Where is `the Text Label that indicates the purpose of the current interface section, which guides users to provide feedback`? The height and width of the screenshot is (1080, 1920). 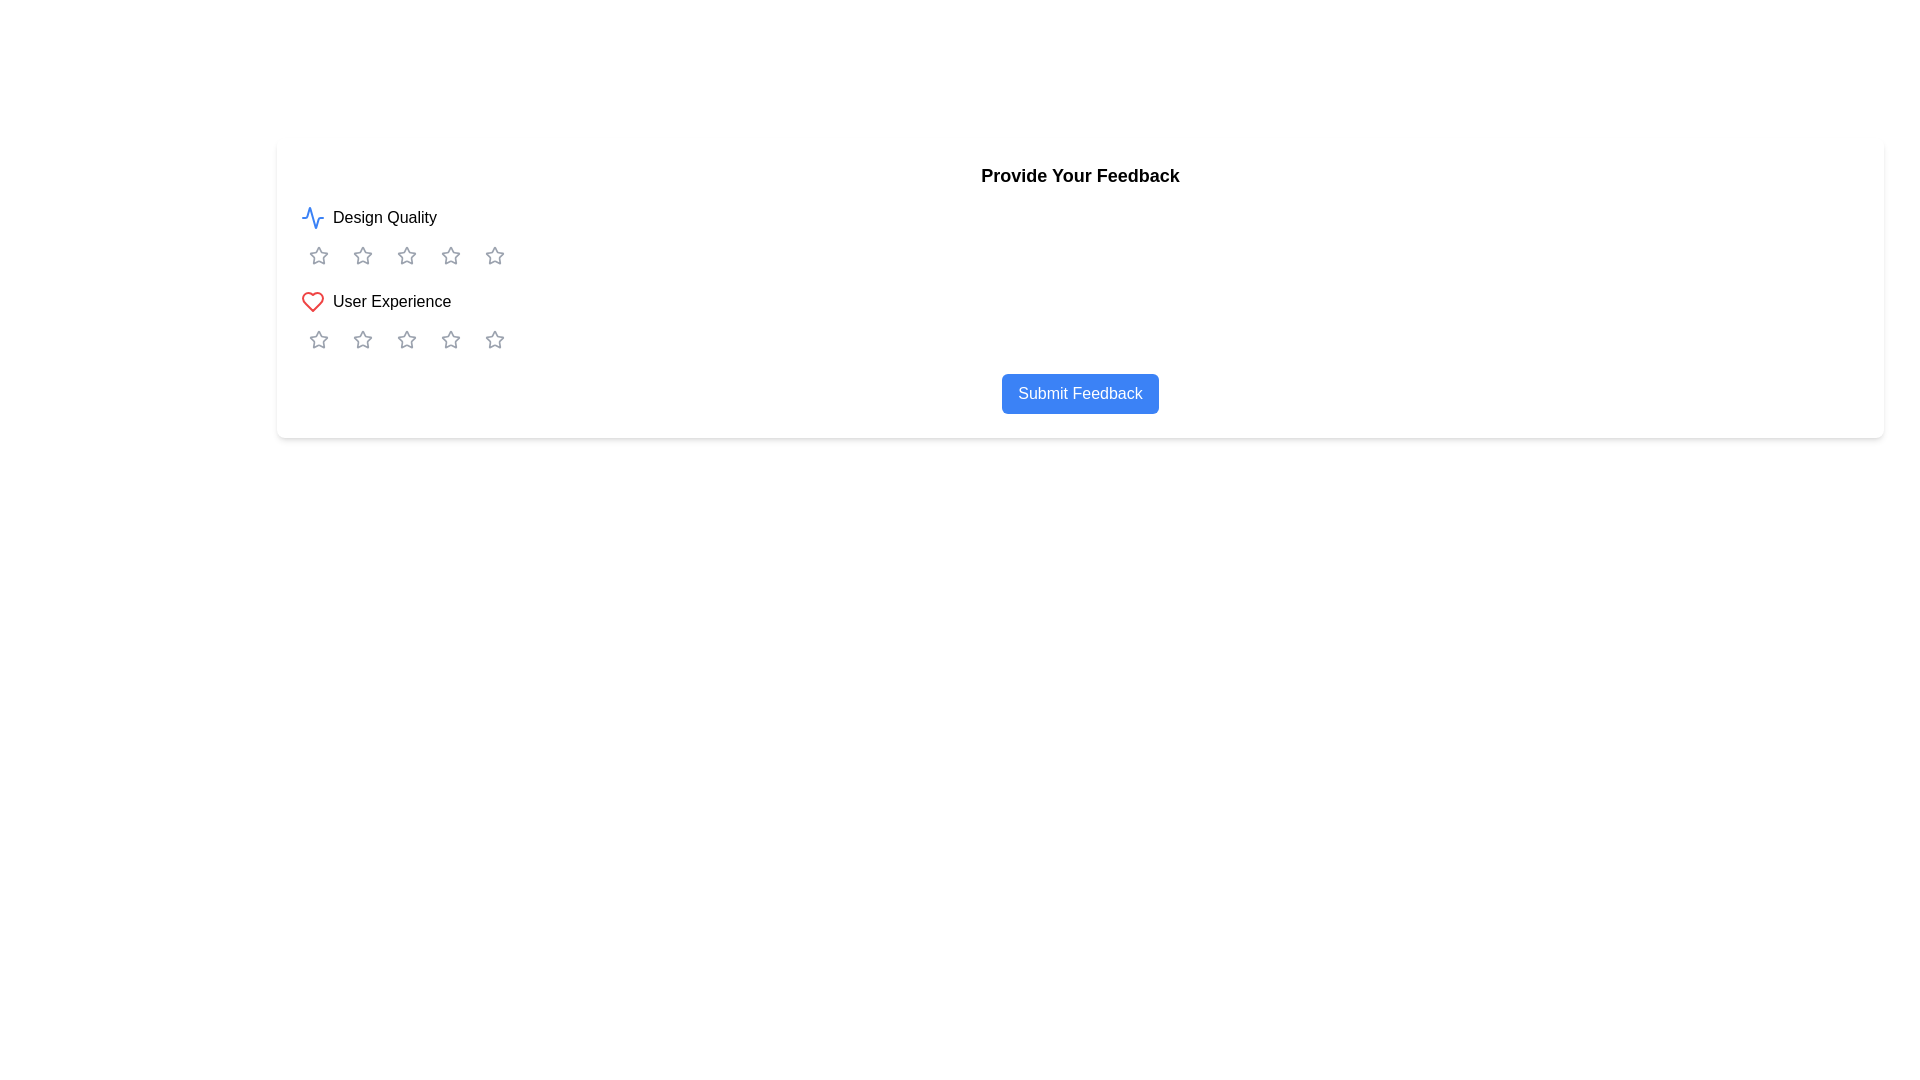 the Text Label that indicates the purpose of the current interface section, which guides users to provide feedback is located at coordinates (1079, 175).